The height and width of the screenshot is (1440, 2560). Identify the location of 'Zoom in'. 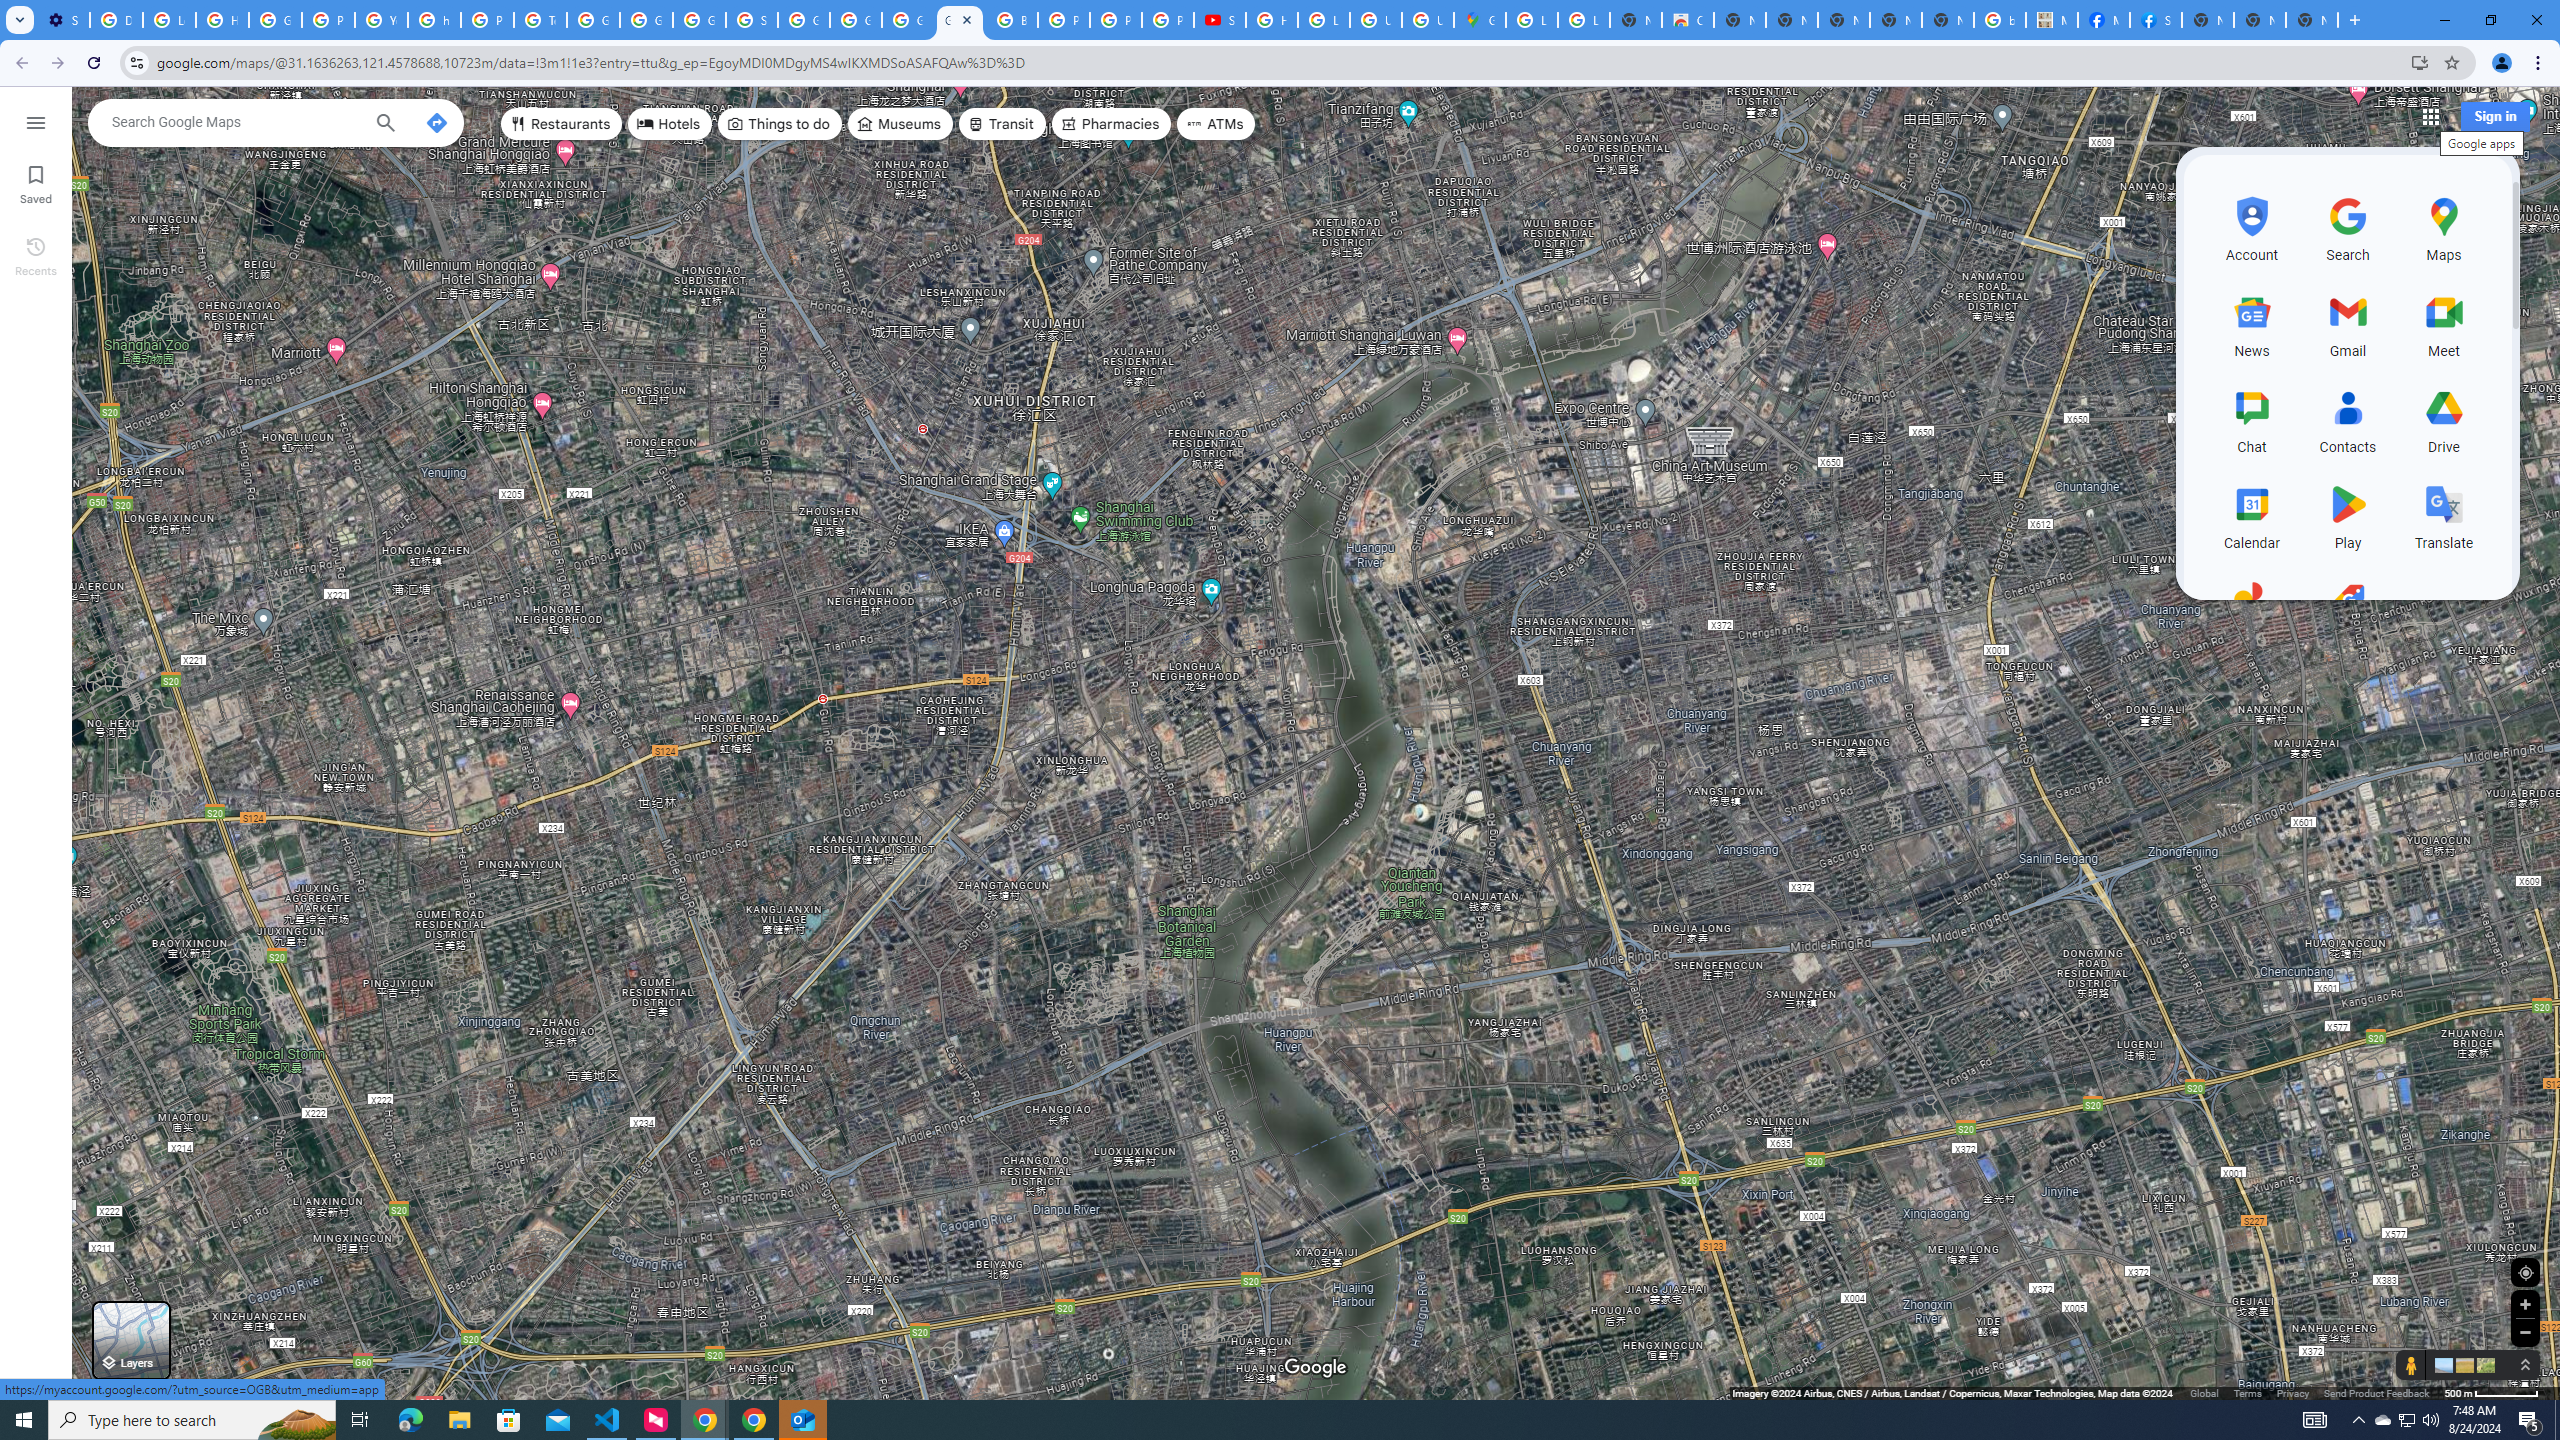
(2524, 1303).